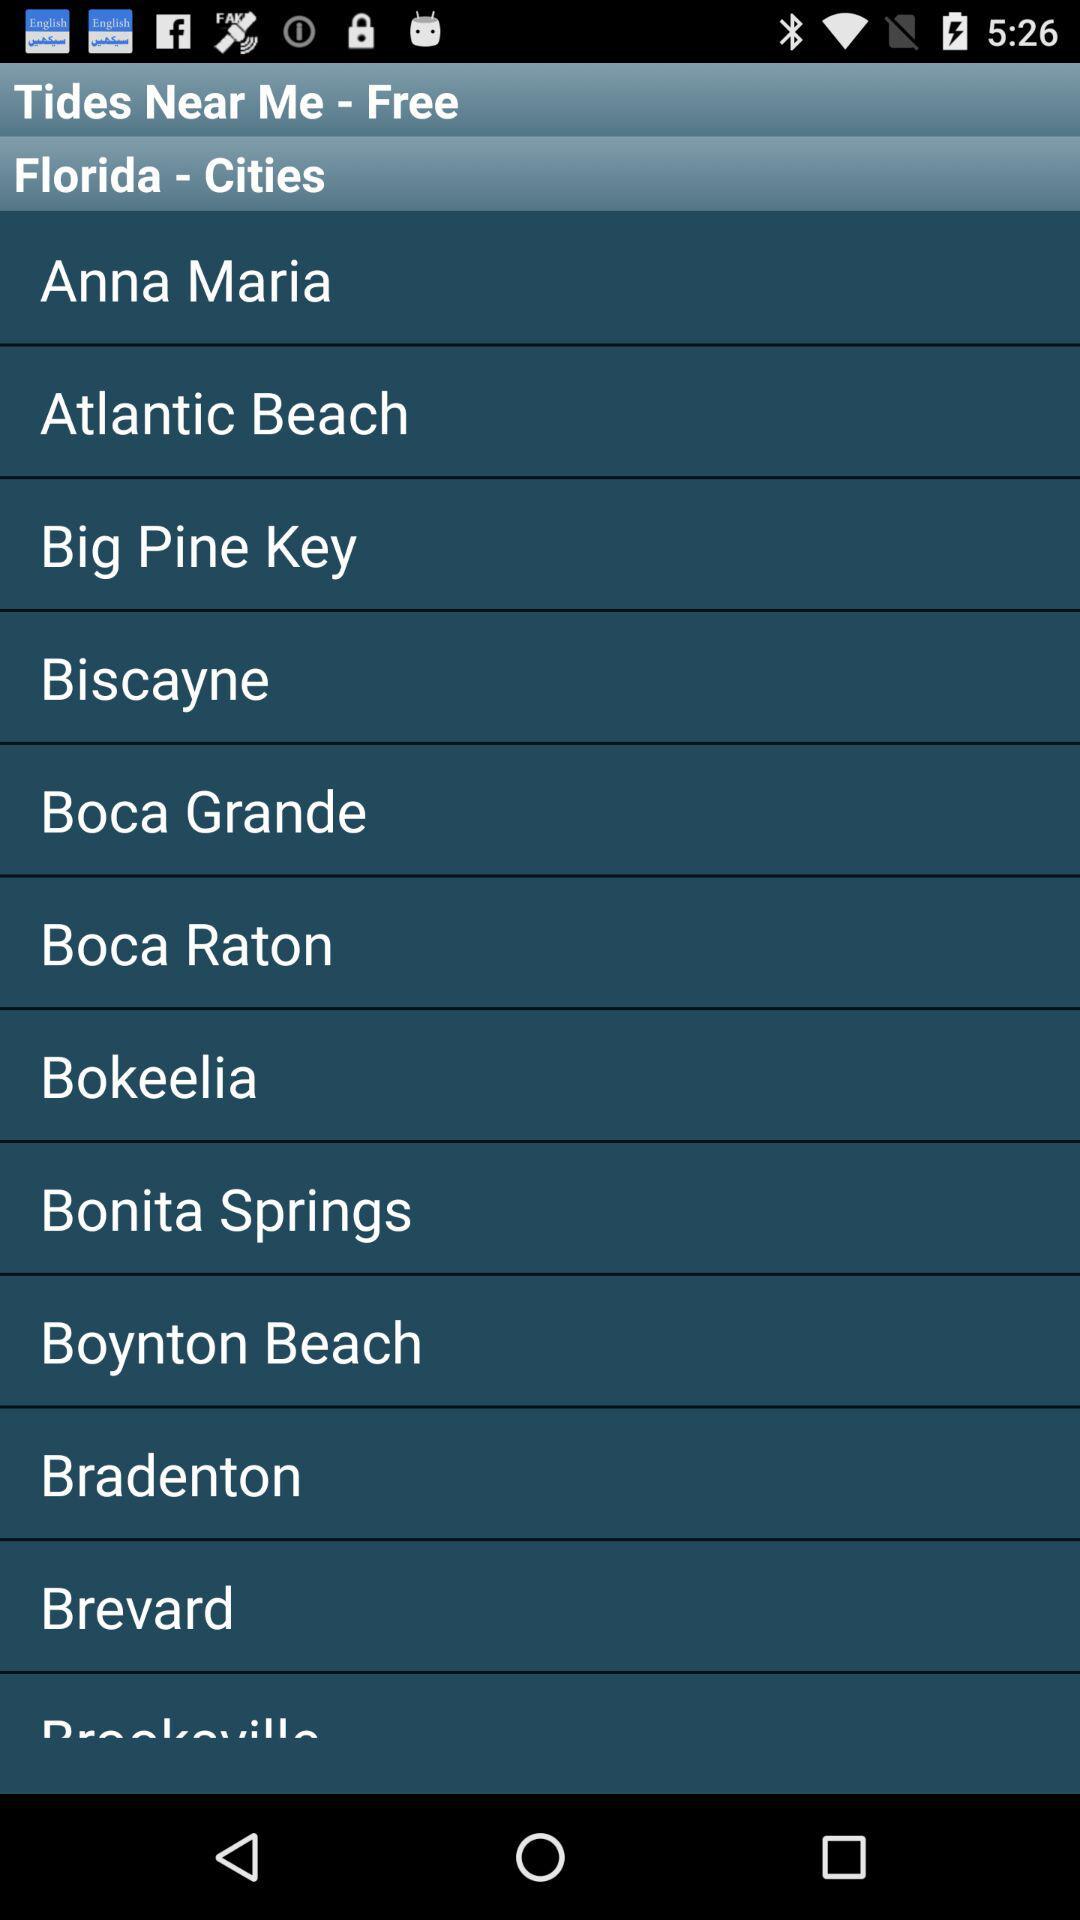 Image resolution: width=1080 pixels, height=1920 pixels. I want to click on item below tides near me, so click(540, 173).